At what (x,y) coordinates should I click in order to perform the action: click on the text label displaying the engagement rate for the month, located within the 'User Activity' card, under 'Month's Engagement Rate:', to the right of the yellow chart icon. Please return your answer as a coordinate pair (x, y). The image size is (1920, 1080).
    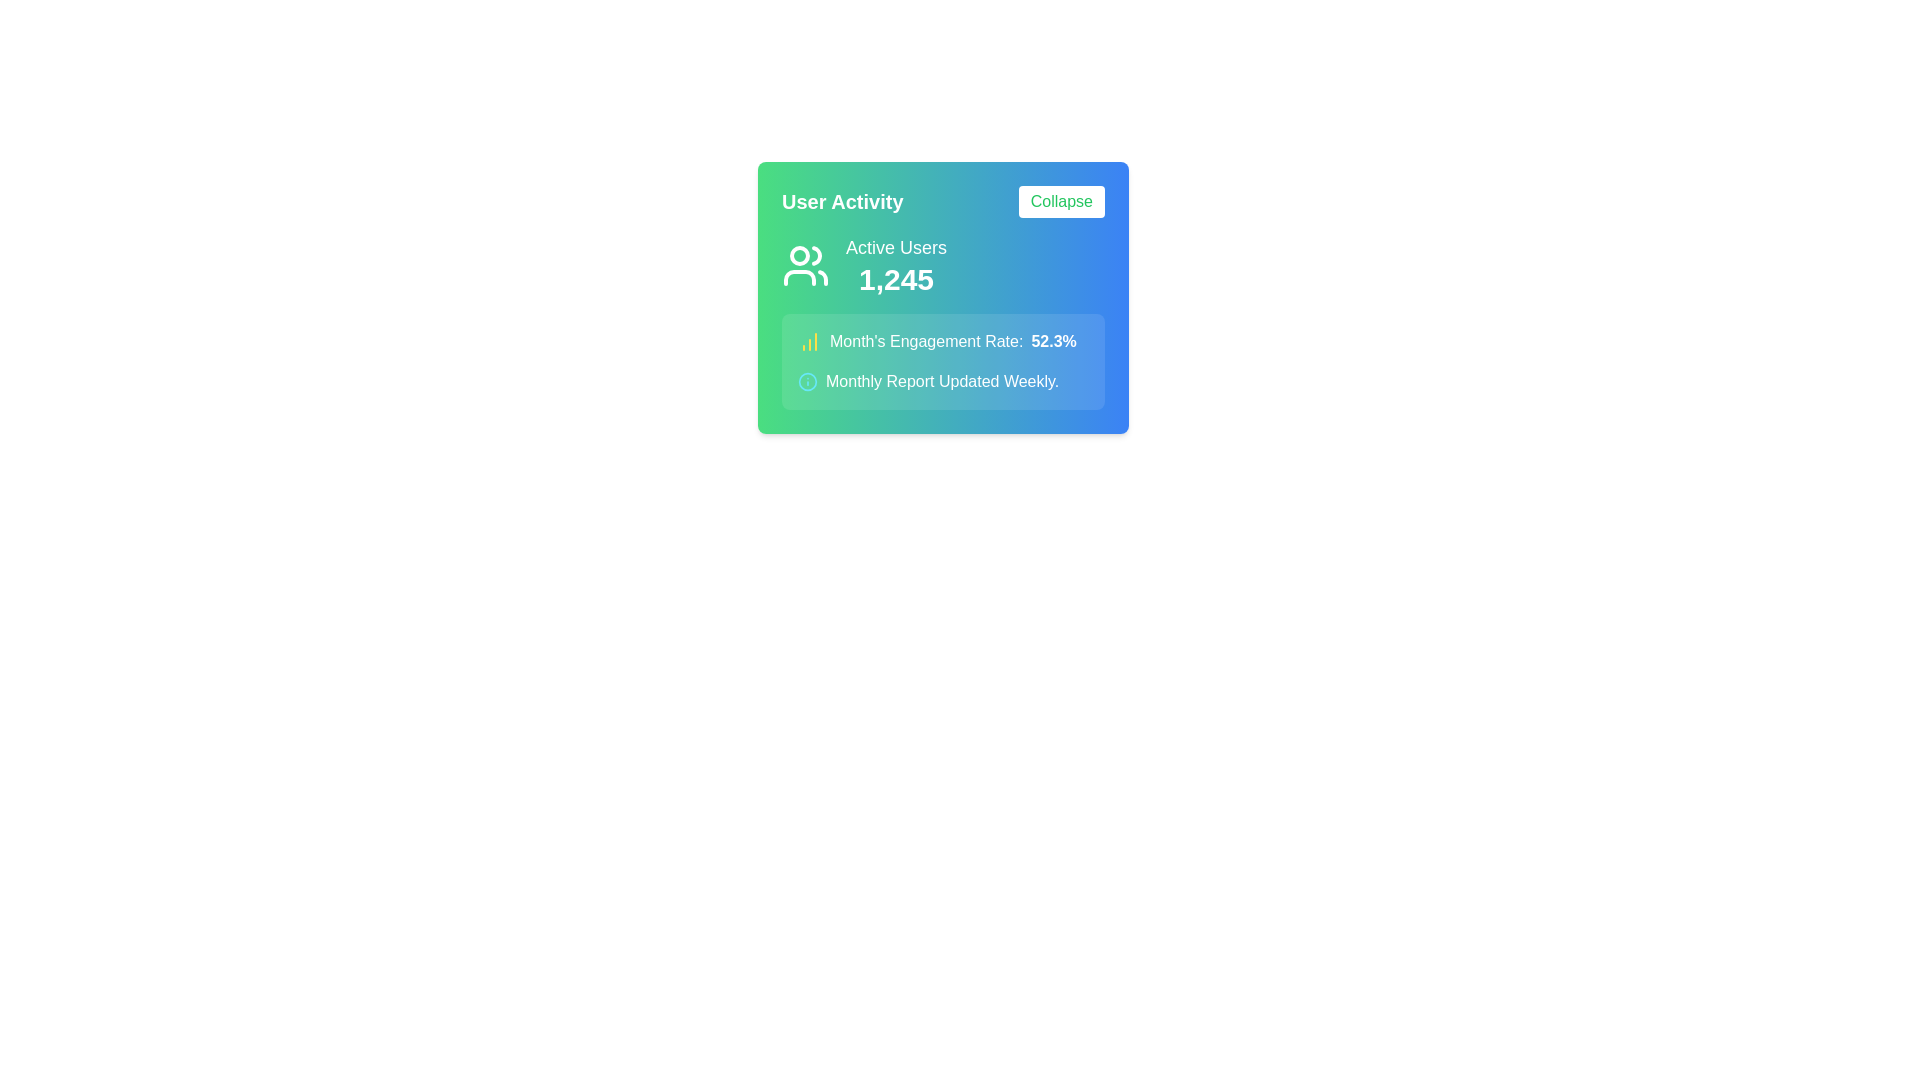
    Looking at the image, I should click on (1053, 341).